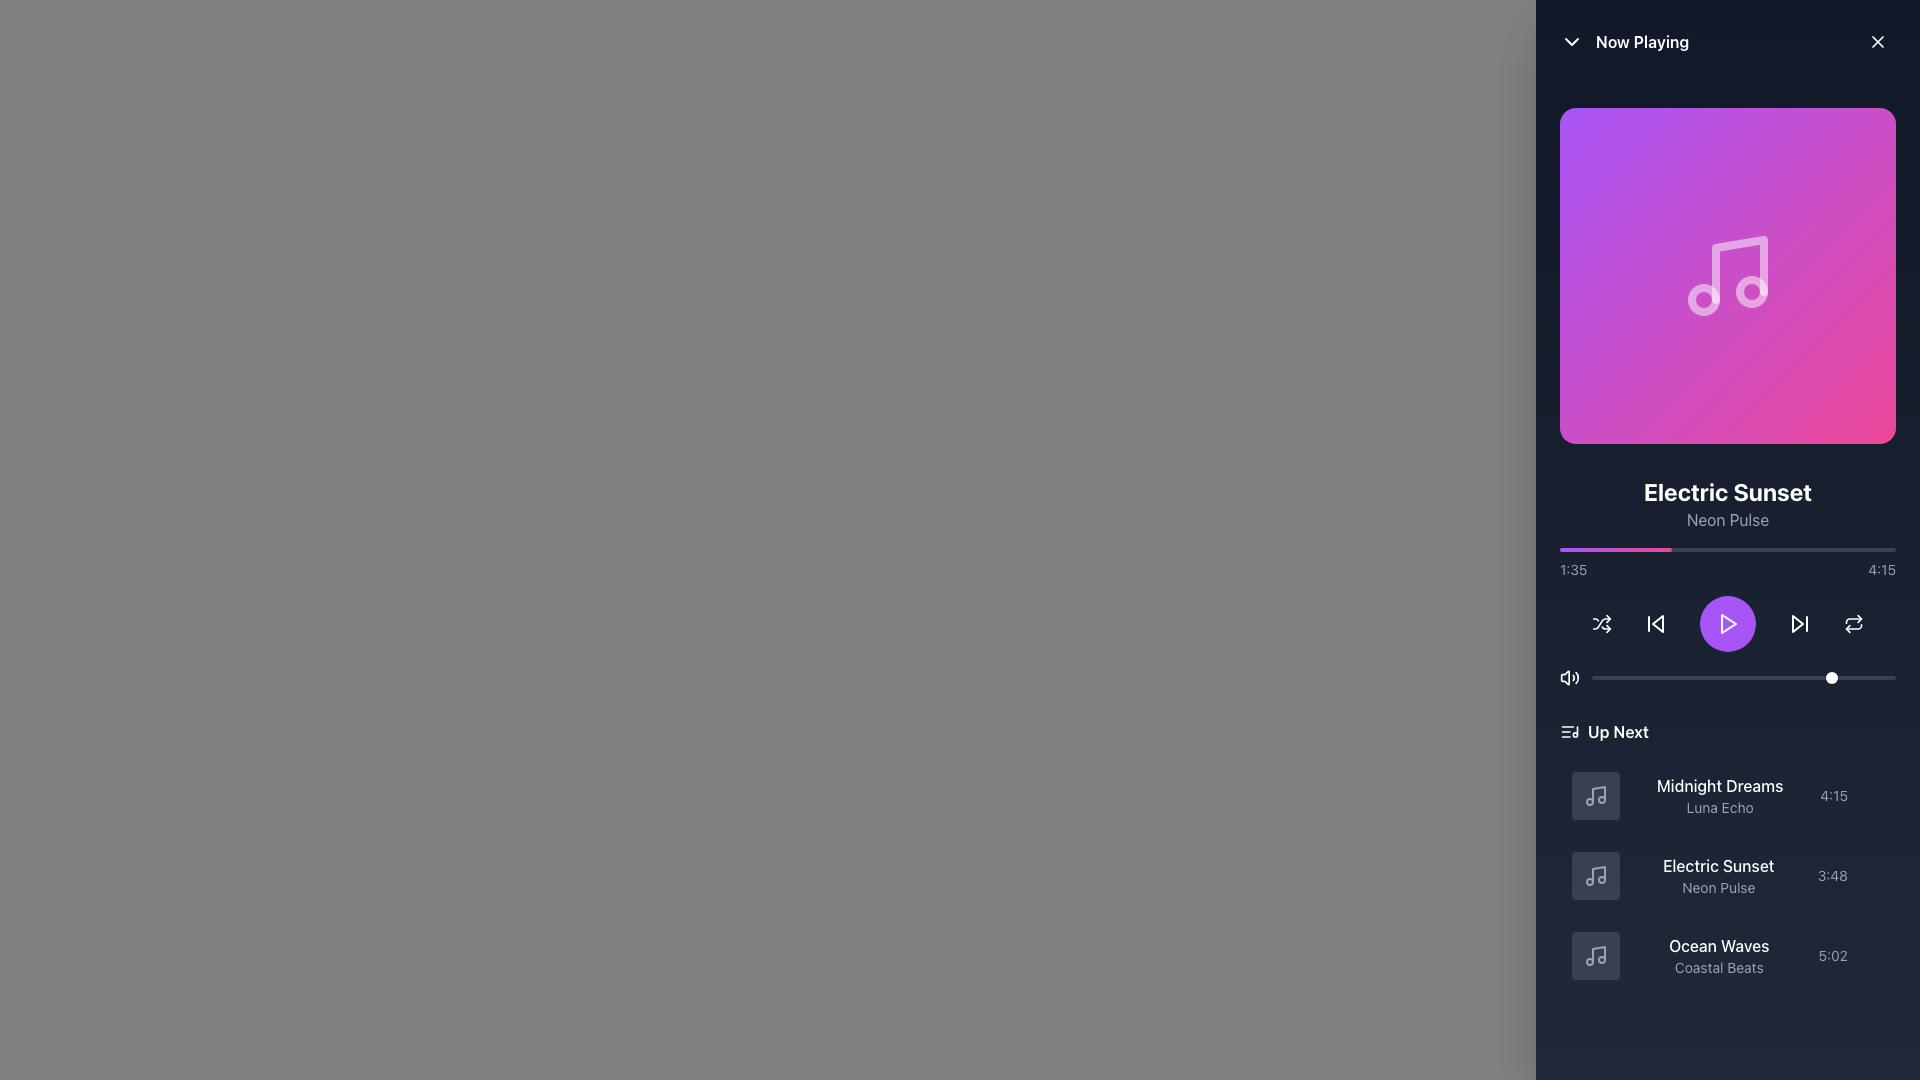 This screenshot has height=1080, width=1920. Describe the element at coordinates (1718, 967) in the screenshot. I see `displayed text of the Text label located below the title 'Ocean Waves' in the 'Up Next' list` at that location.